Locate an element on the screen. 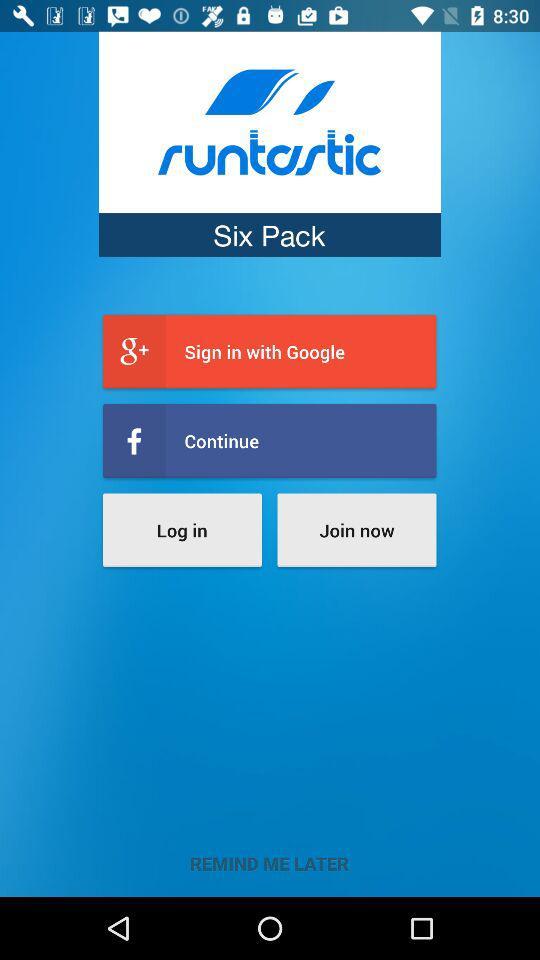 Image resolution: width=540 pixels, height=960 pixels. icon above remind me later icon is located at coordinates (182, 529).